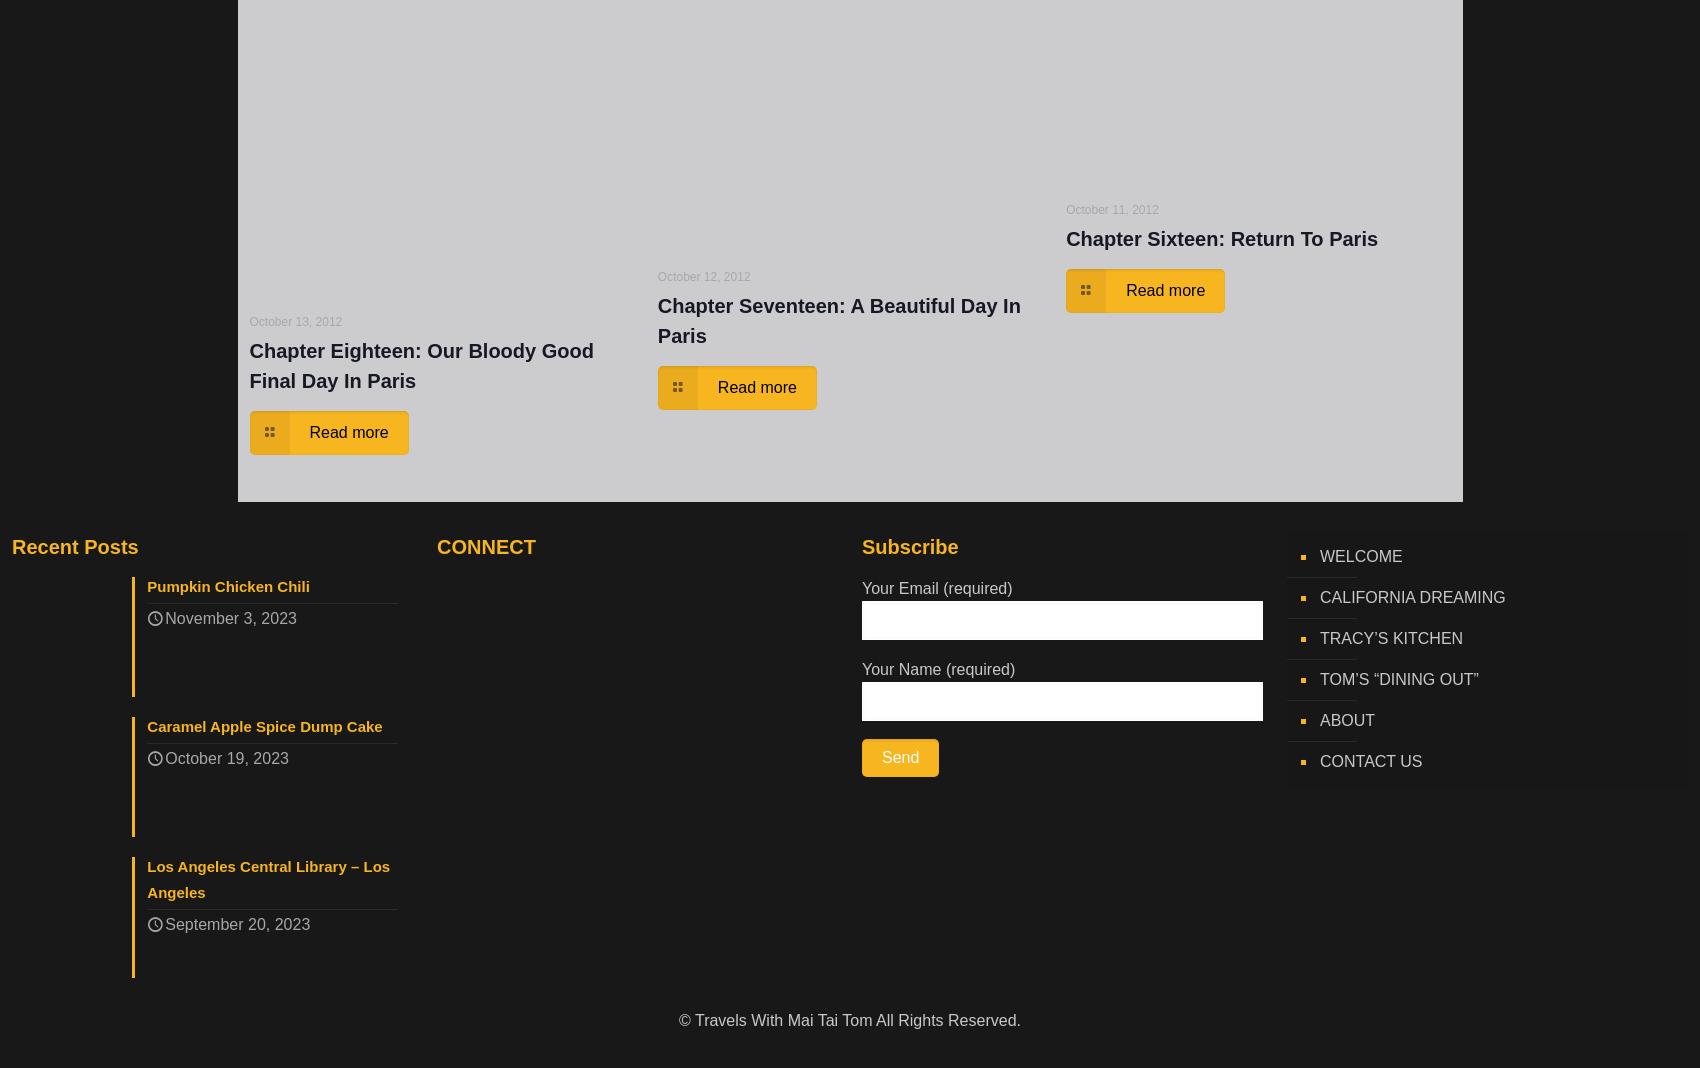  What do you see at coordinates (1320, 638) in the screenshot?
I see `'TRACY’S KITCHEN'` at bounding box center [1320, 638].